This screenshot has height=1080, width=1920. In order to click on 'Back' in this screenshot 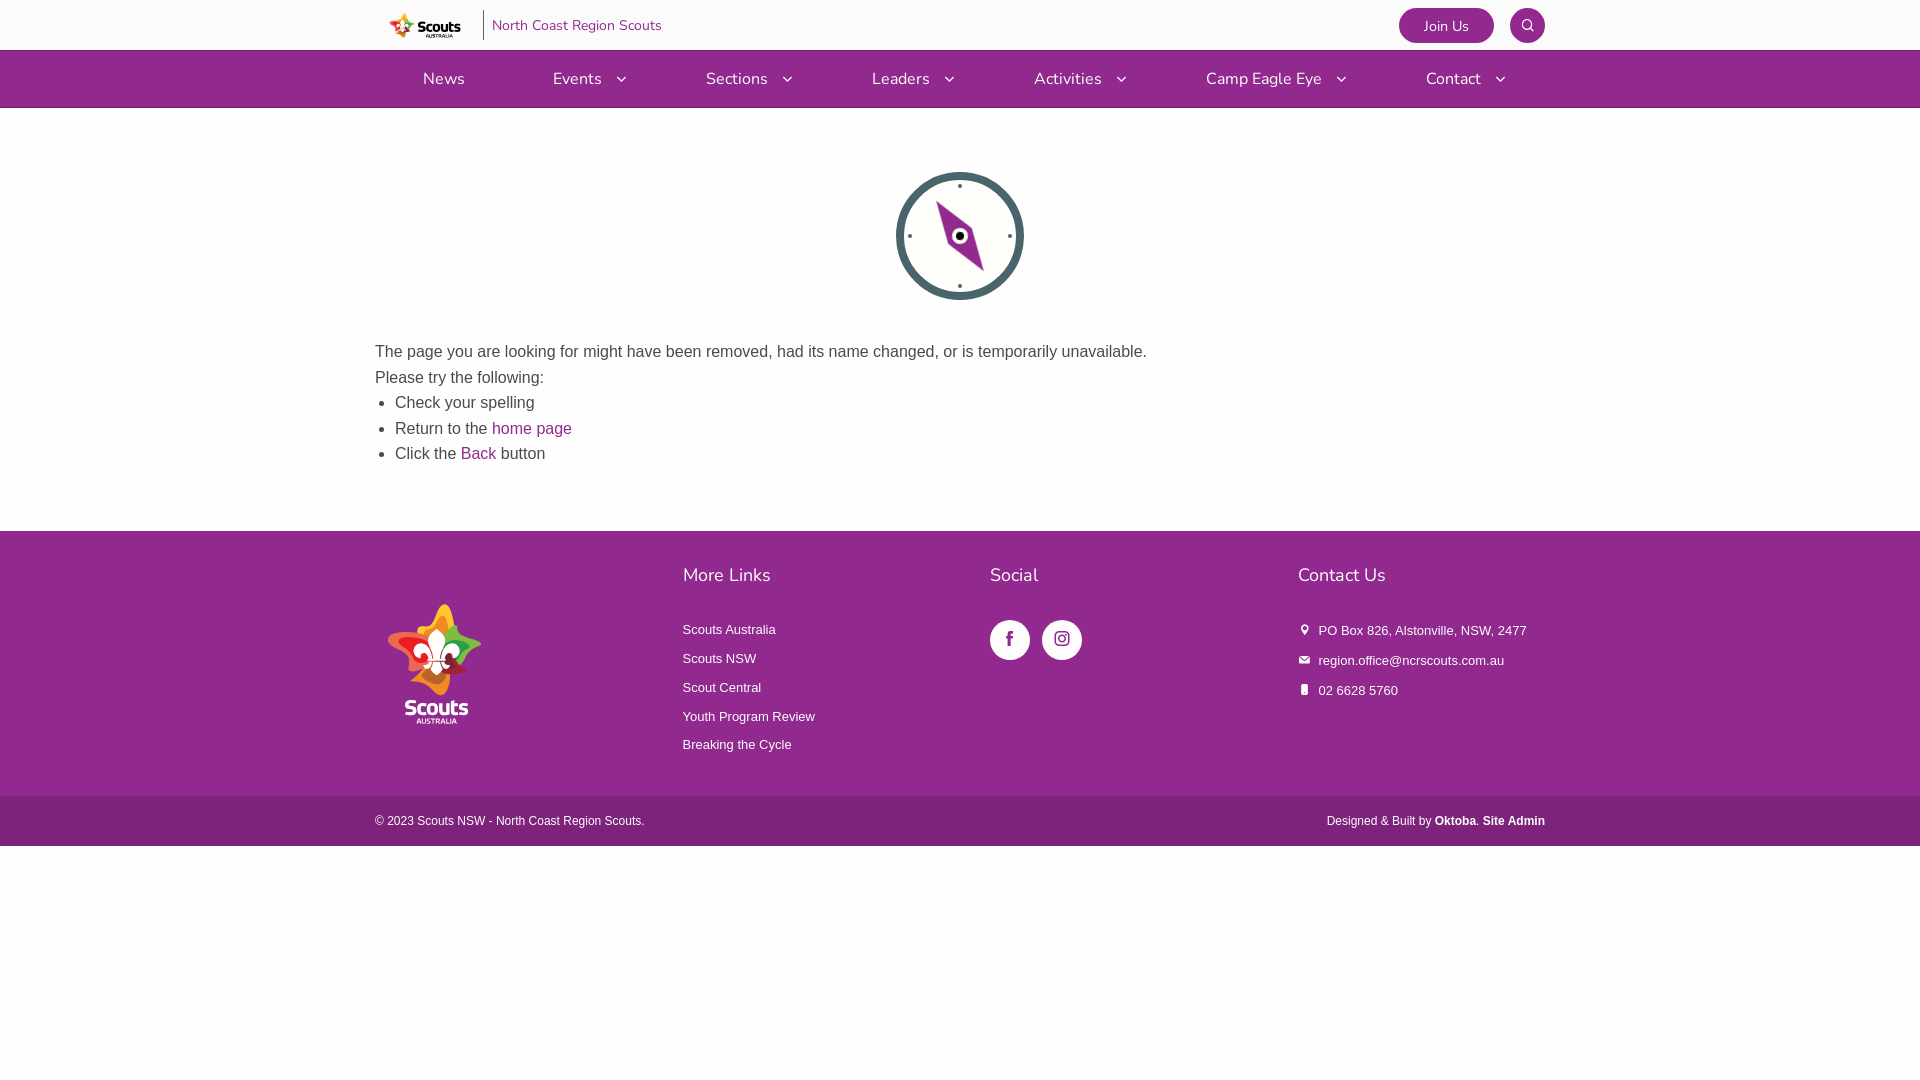, I will do `click(478, 453)`.